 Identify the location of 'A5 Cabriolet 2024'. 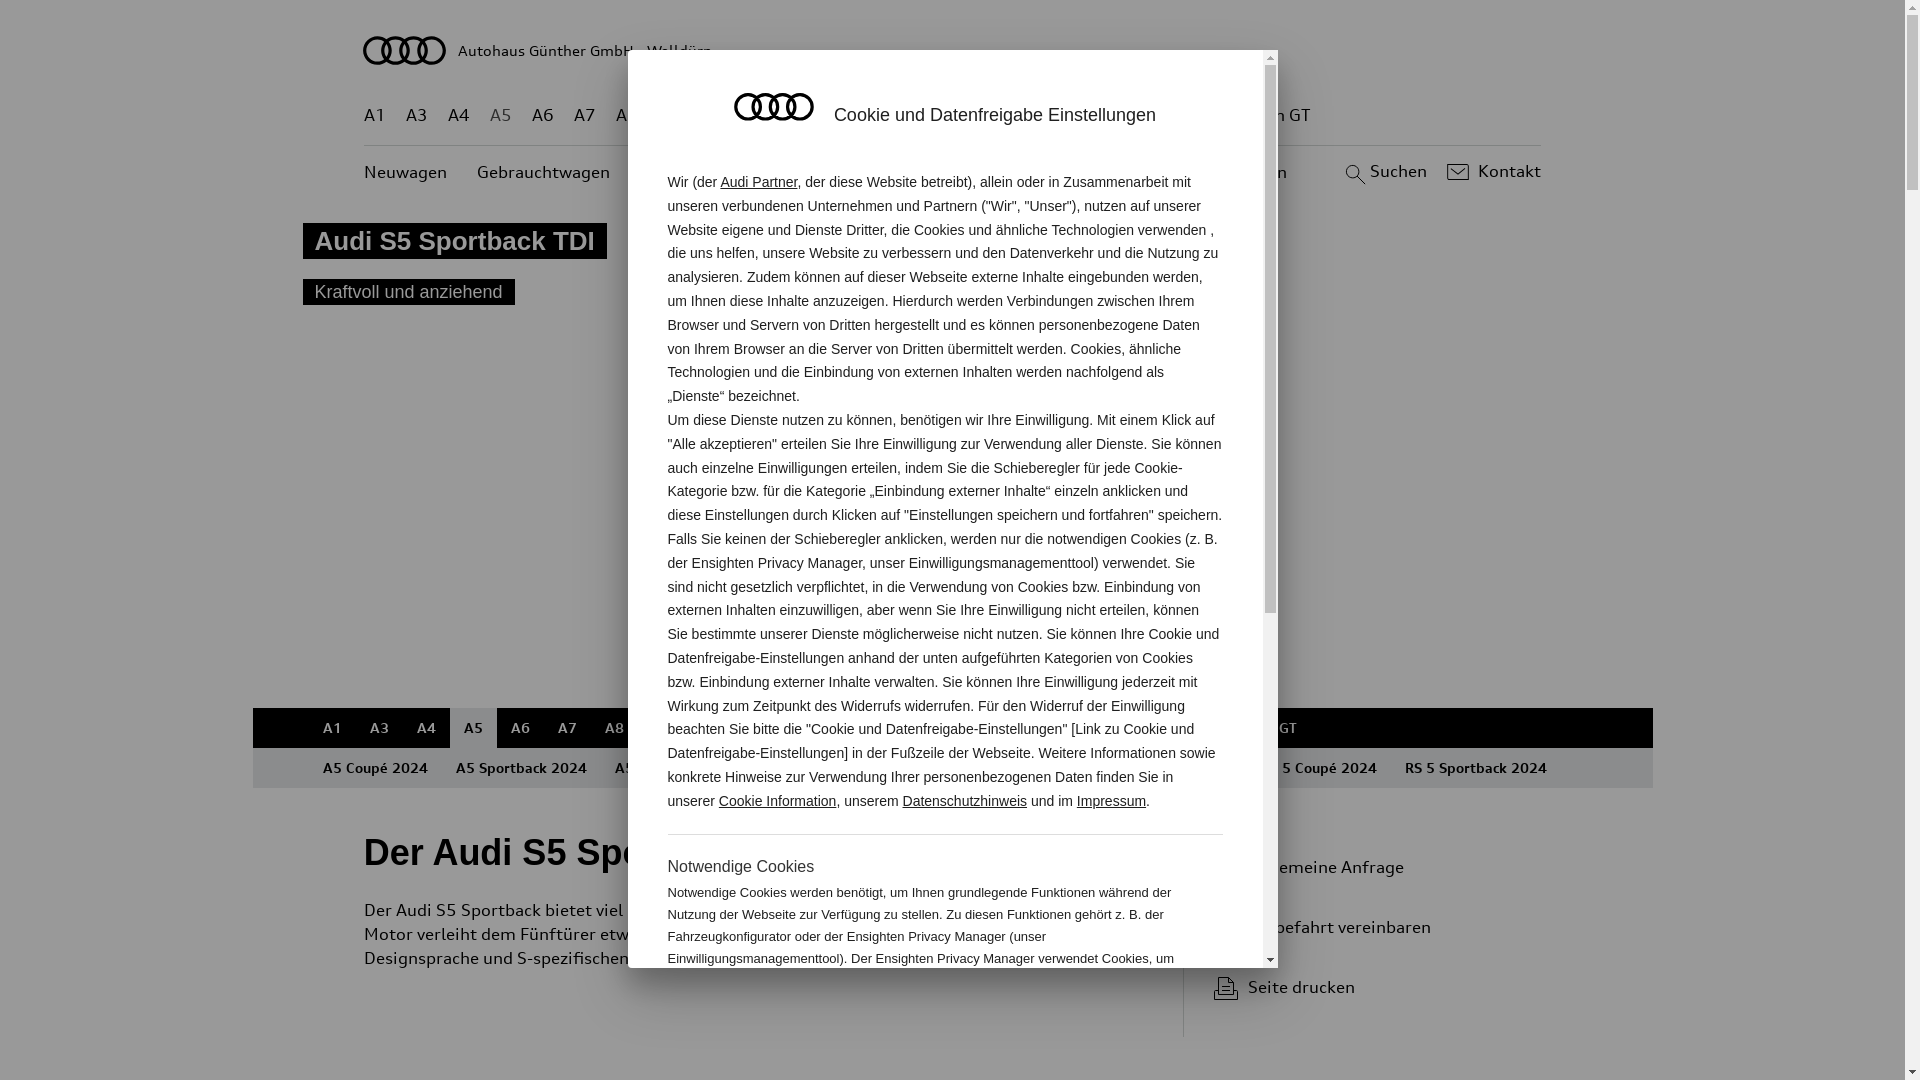
(599, 766).